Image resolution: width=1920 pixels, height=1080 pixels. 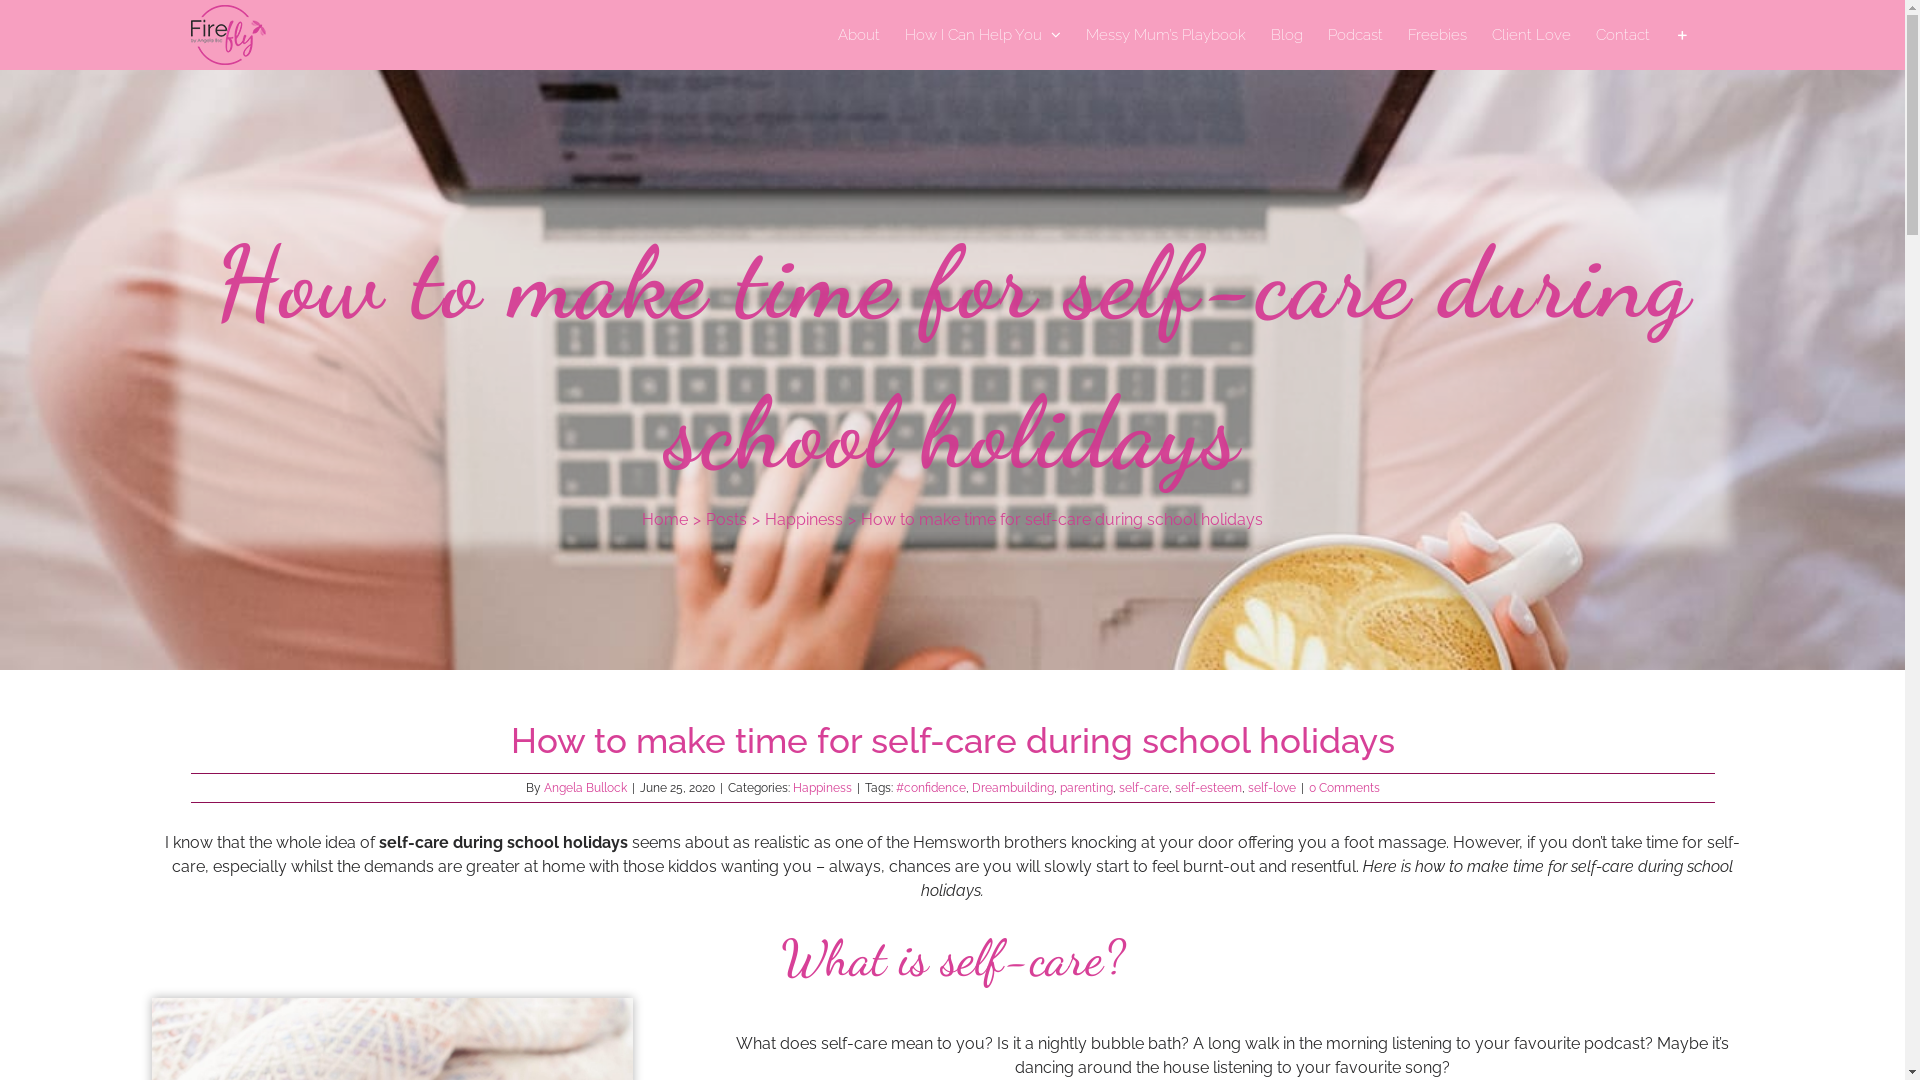 What do you see at coordinates (1622, 34) in the screenshot?
I see `'Contact'` at bounding box center [1622, 34].